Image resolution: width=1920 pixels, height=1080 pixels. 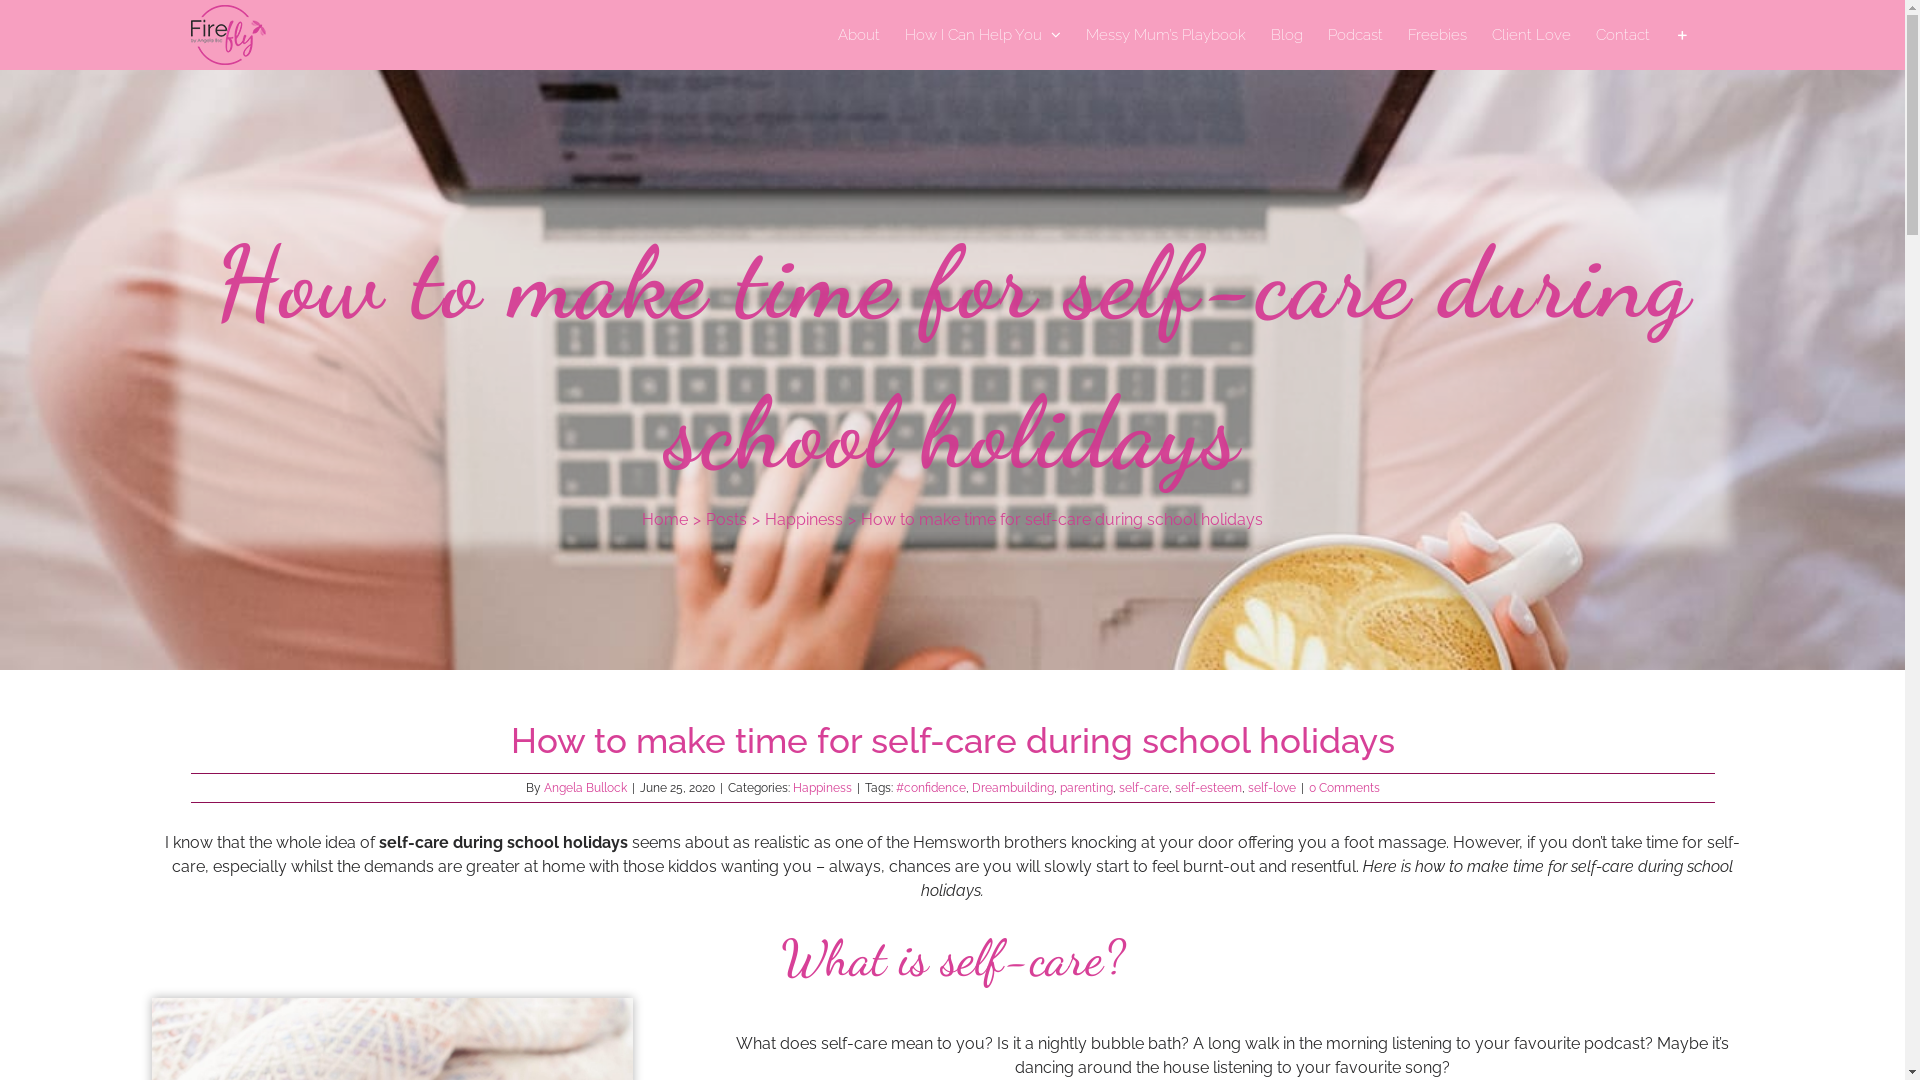 What do you see at coordinates (1622, 34) in the screenshot?
I see `'Contact'` at bounding box center [1622, 34].